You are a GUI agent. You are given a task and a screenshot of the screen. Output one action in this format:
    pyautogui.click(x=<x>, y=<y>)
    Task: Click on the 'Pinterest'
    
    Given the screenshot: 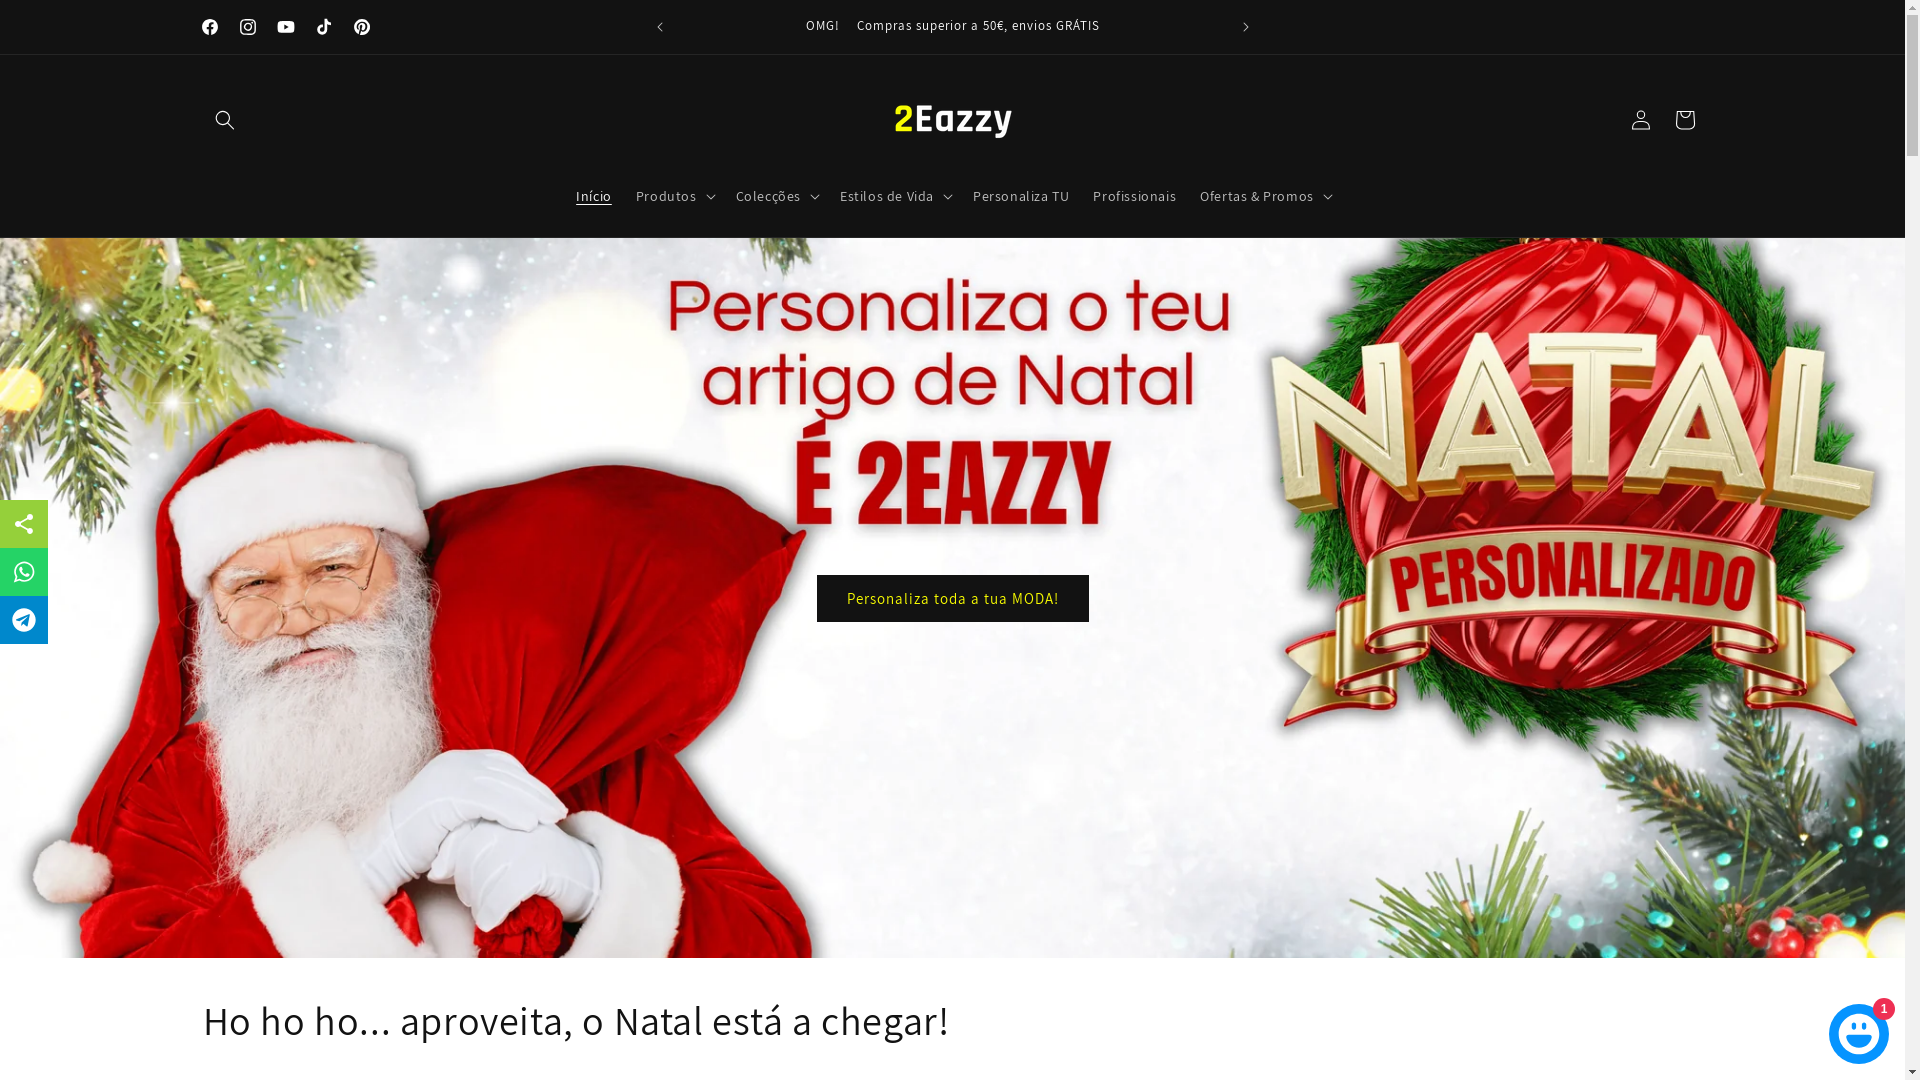 What is the action you would take?
    pyautogui.click(x=341, y=27)
    